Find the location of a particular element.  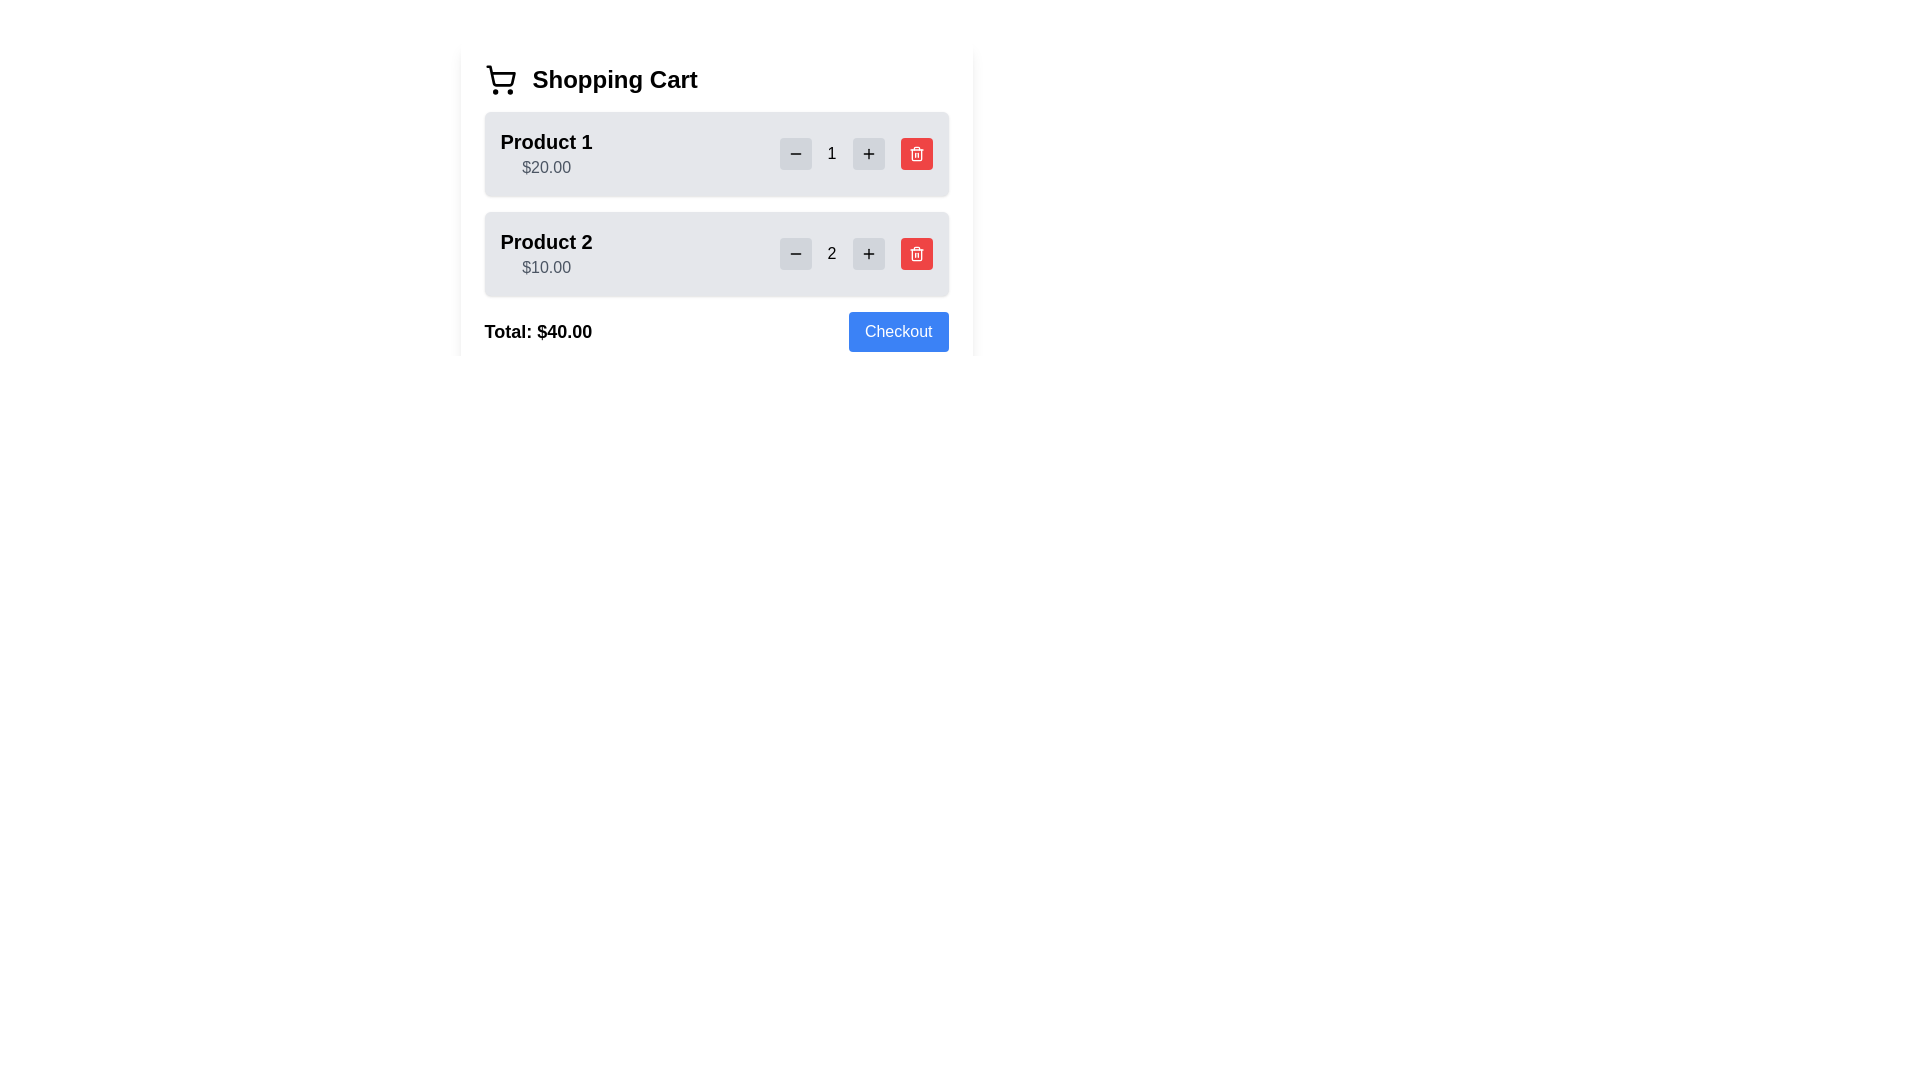

product information displayed in the Text block, which shows 'Product 1' in a bold font and the price '$20.00' below it is located at coordinates (546, 153).